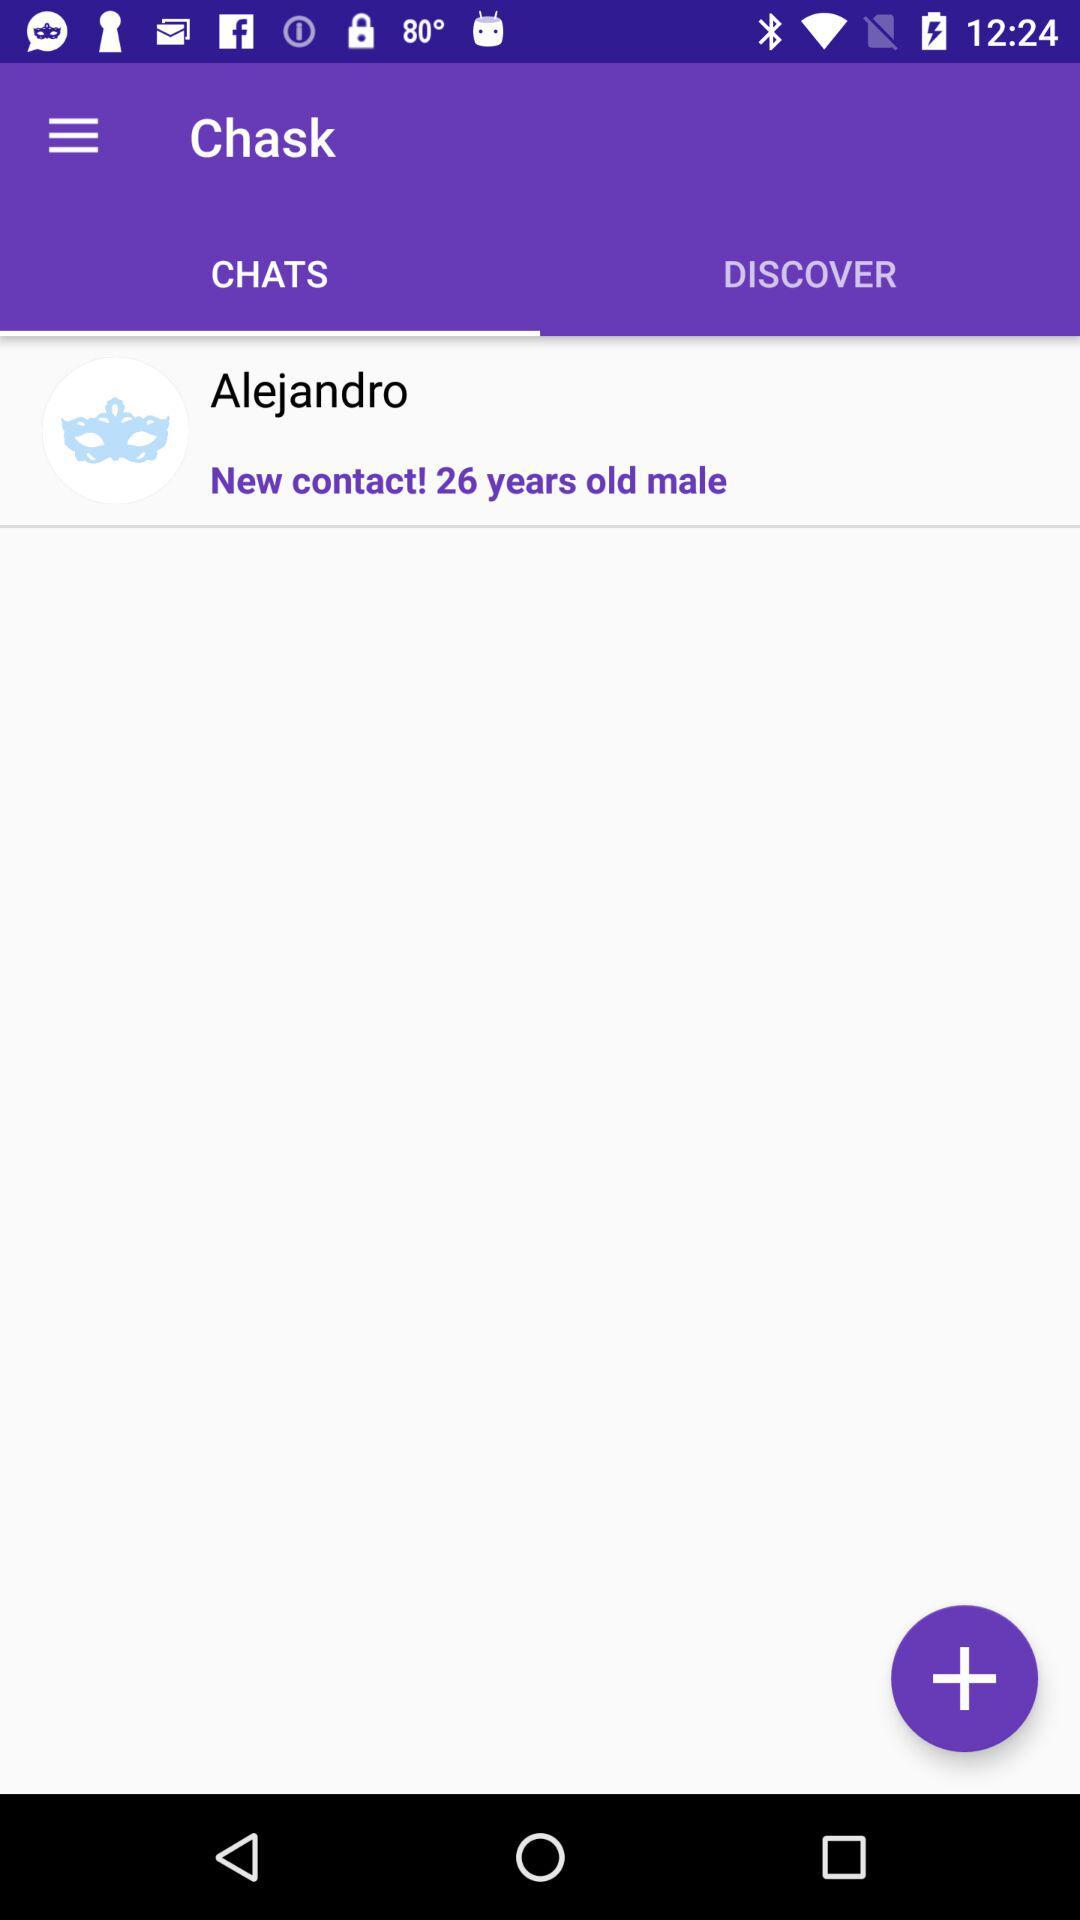 The image size is (1080, 1920). I want to click on to add, so click(963, 1678).